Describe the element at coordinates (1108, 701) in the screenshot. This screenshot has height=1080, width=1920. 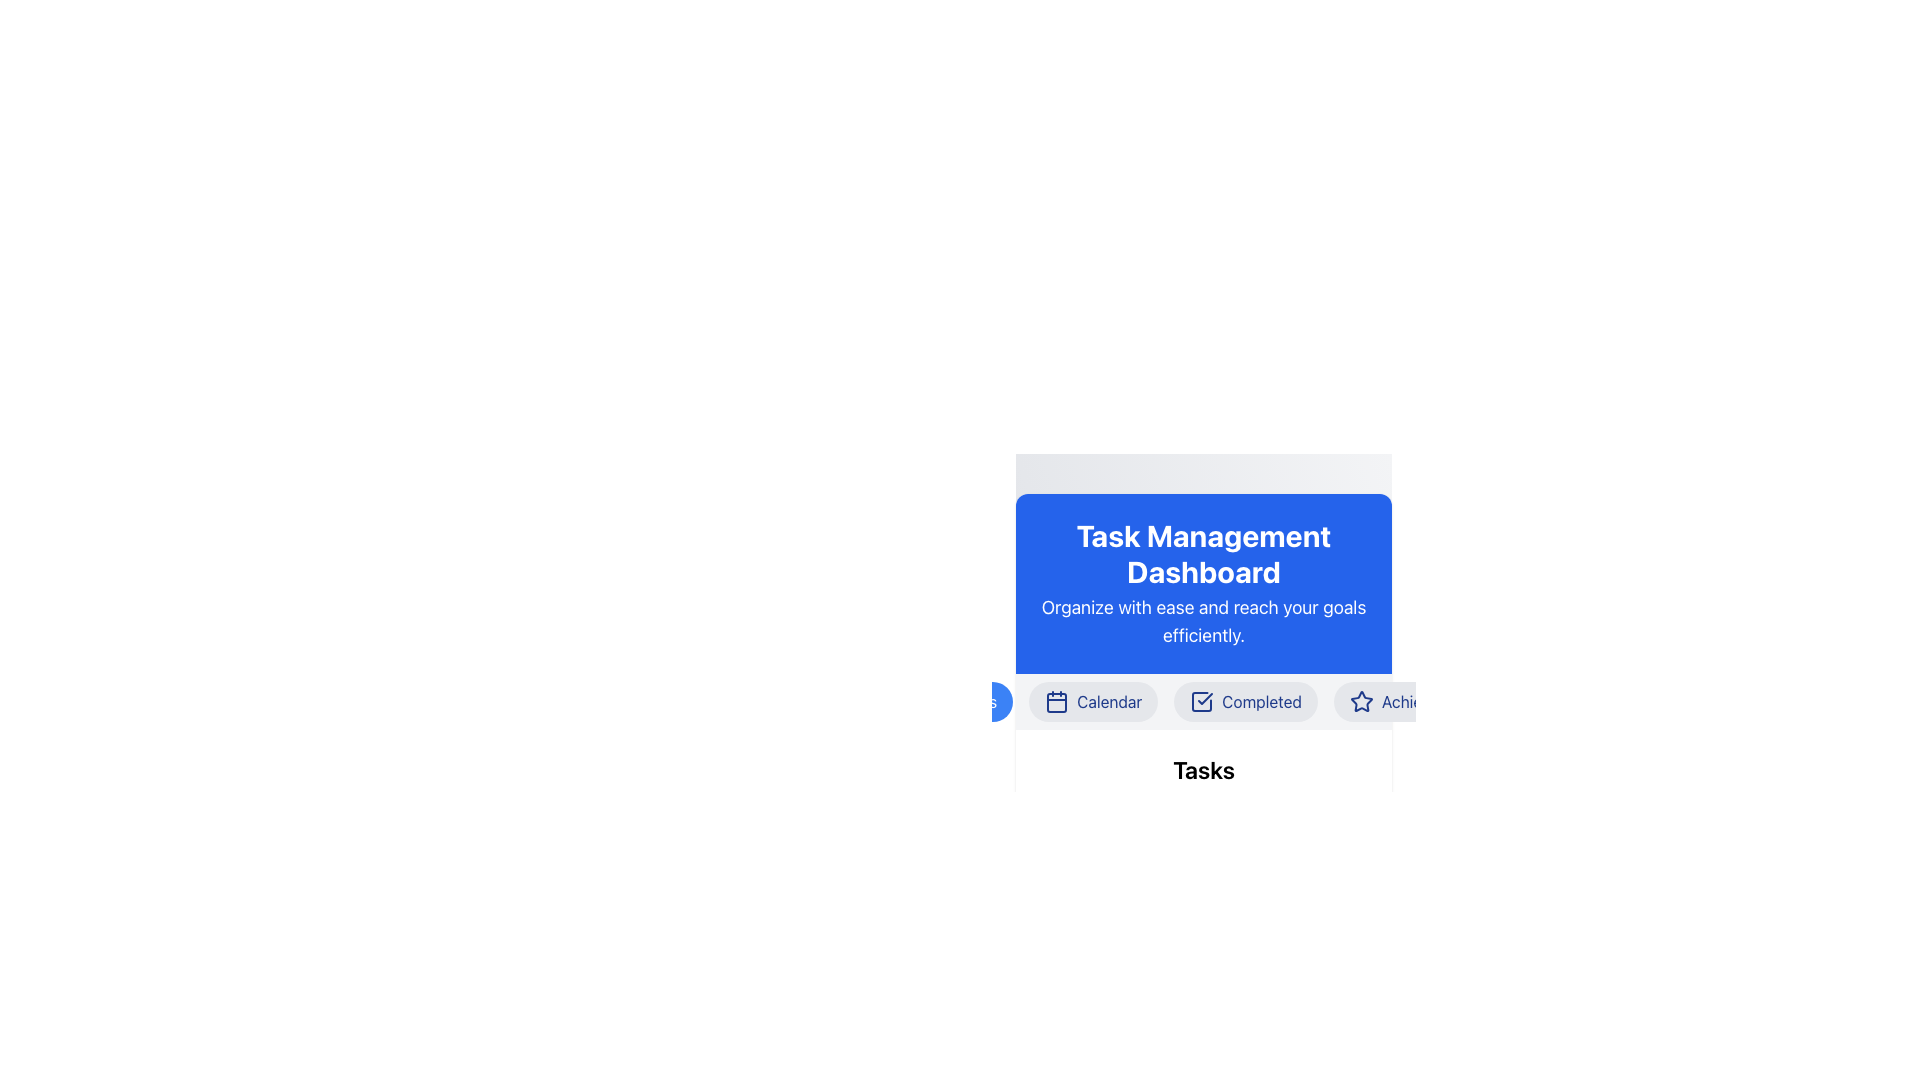
I see `the 'Calendar' text label, which is styled in blue and adjacent to a calendar icon, located in the horizontal navigation bar under the task management dashboard` at that location.